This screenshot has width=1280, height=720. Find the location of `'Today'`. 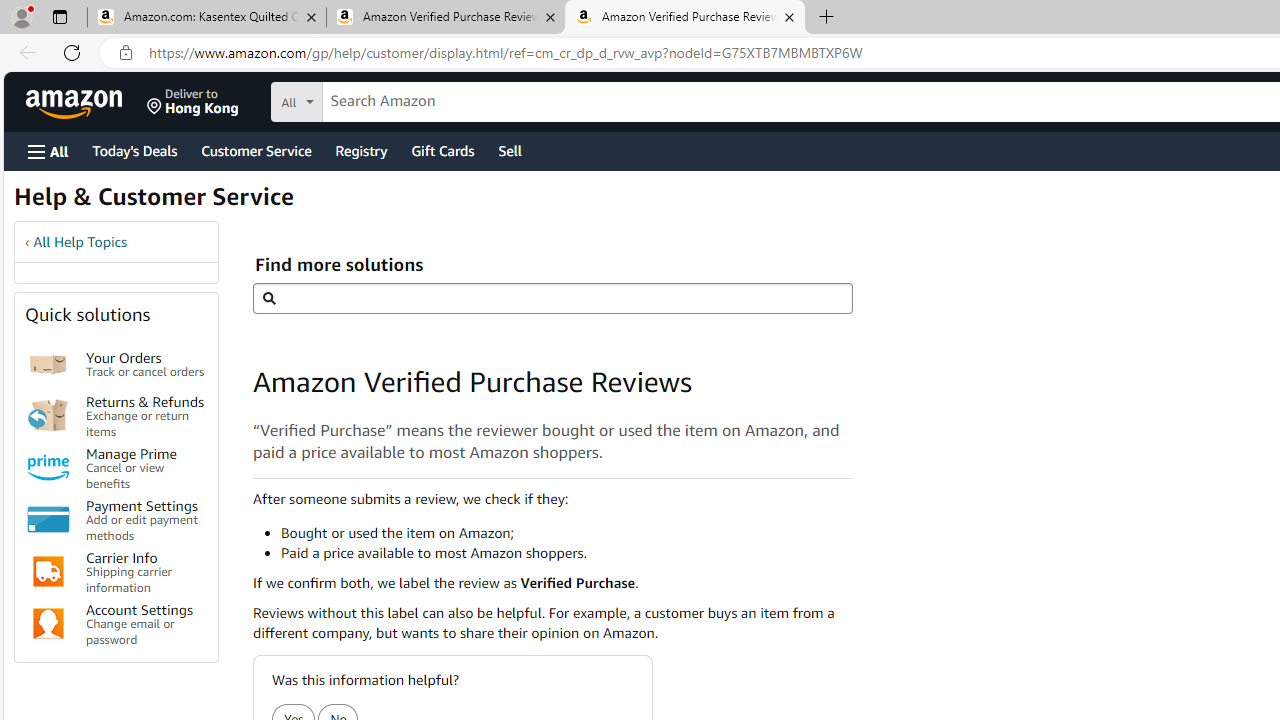

'Today' is located at coordinates (133, 149).